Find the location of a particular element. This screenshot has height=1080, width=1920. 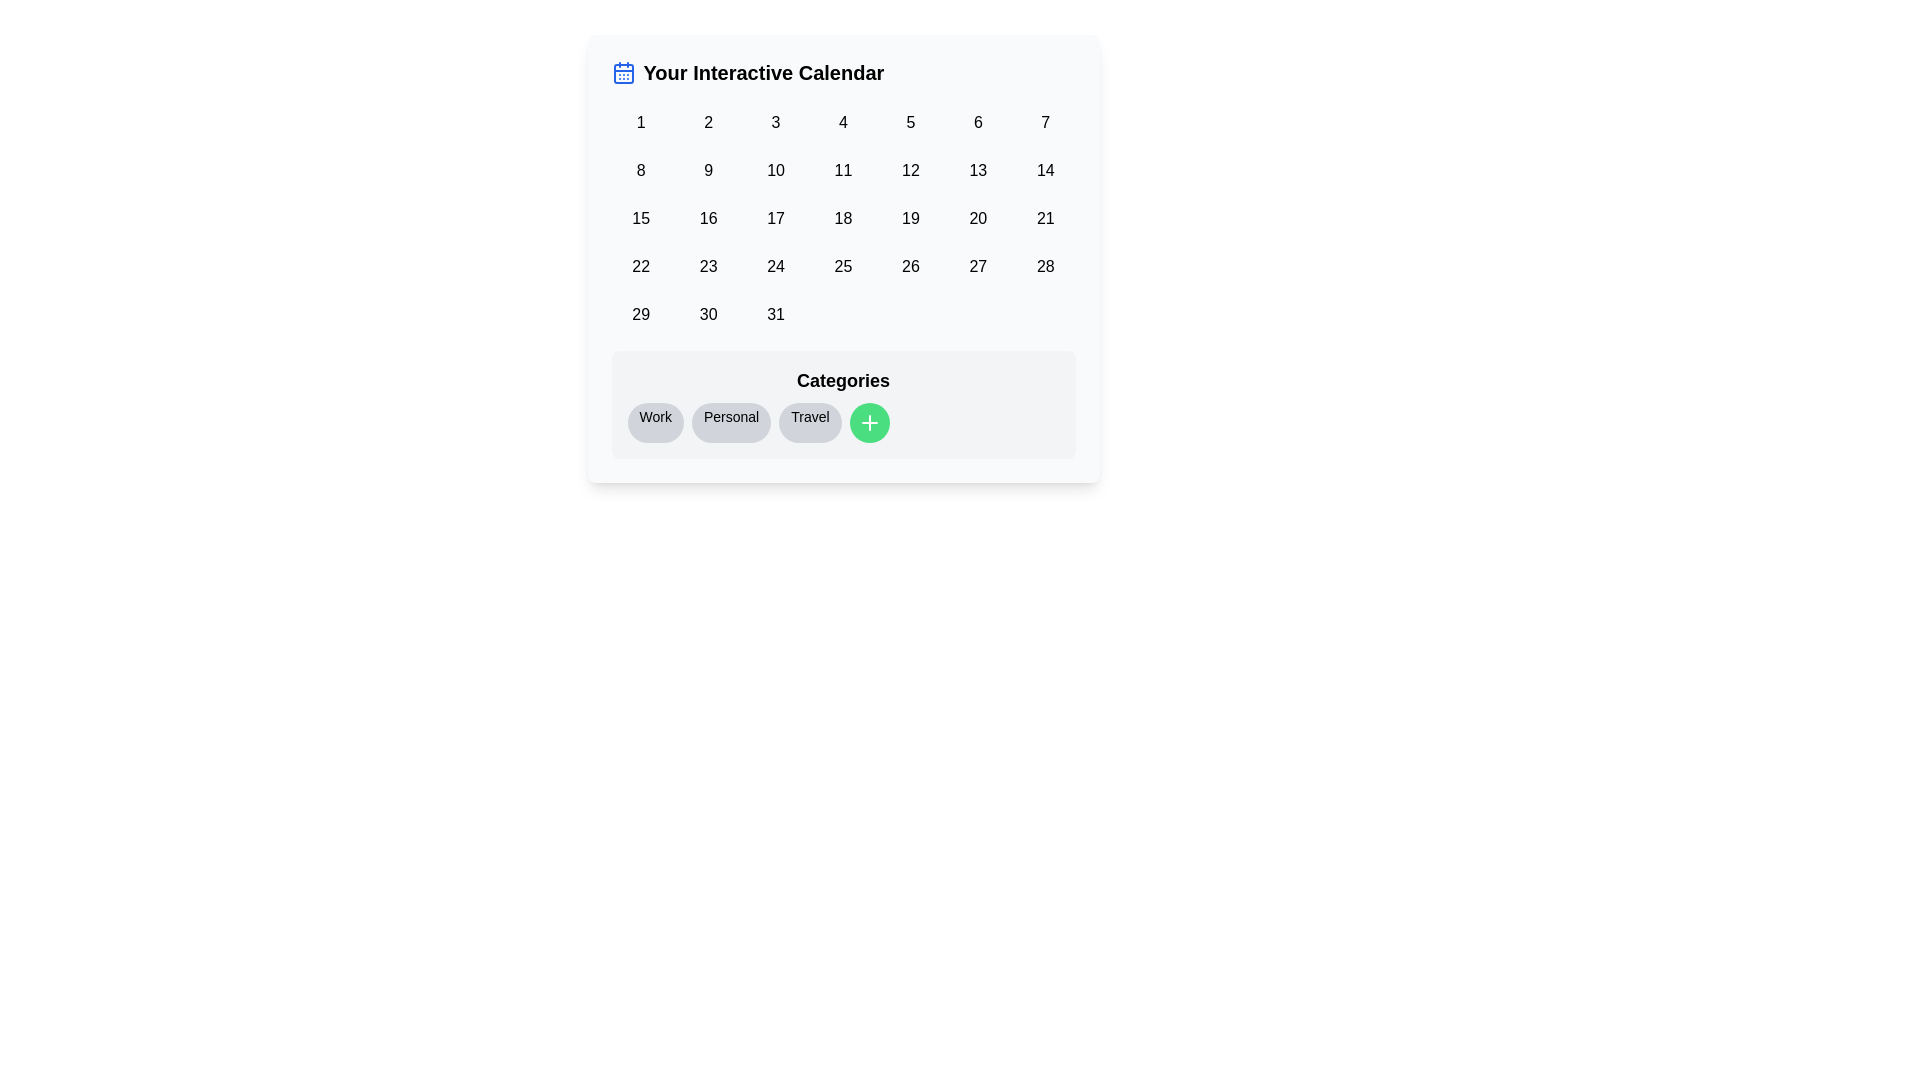

the rounded rectangular button containing the number '22' is located at coordinates (641, 265).